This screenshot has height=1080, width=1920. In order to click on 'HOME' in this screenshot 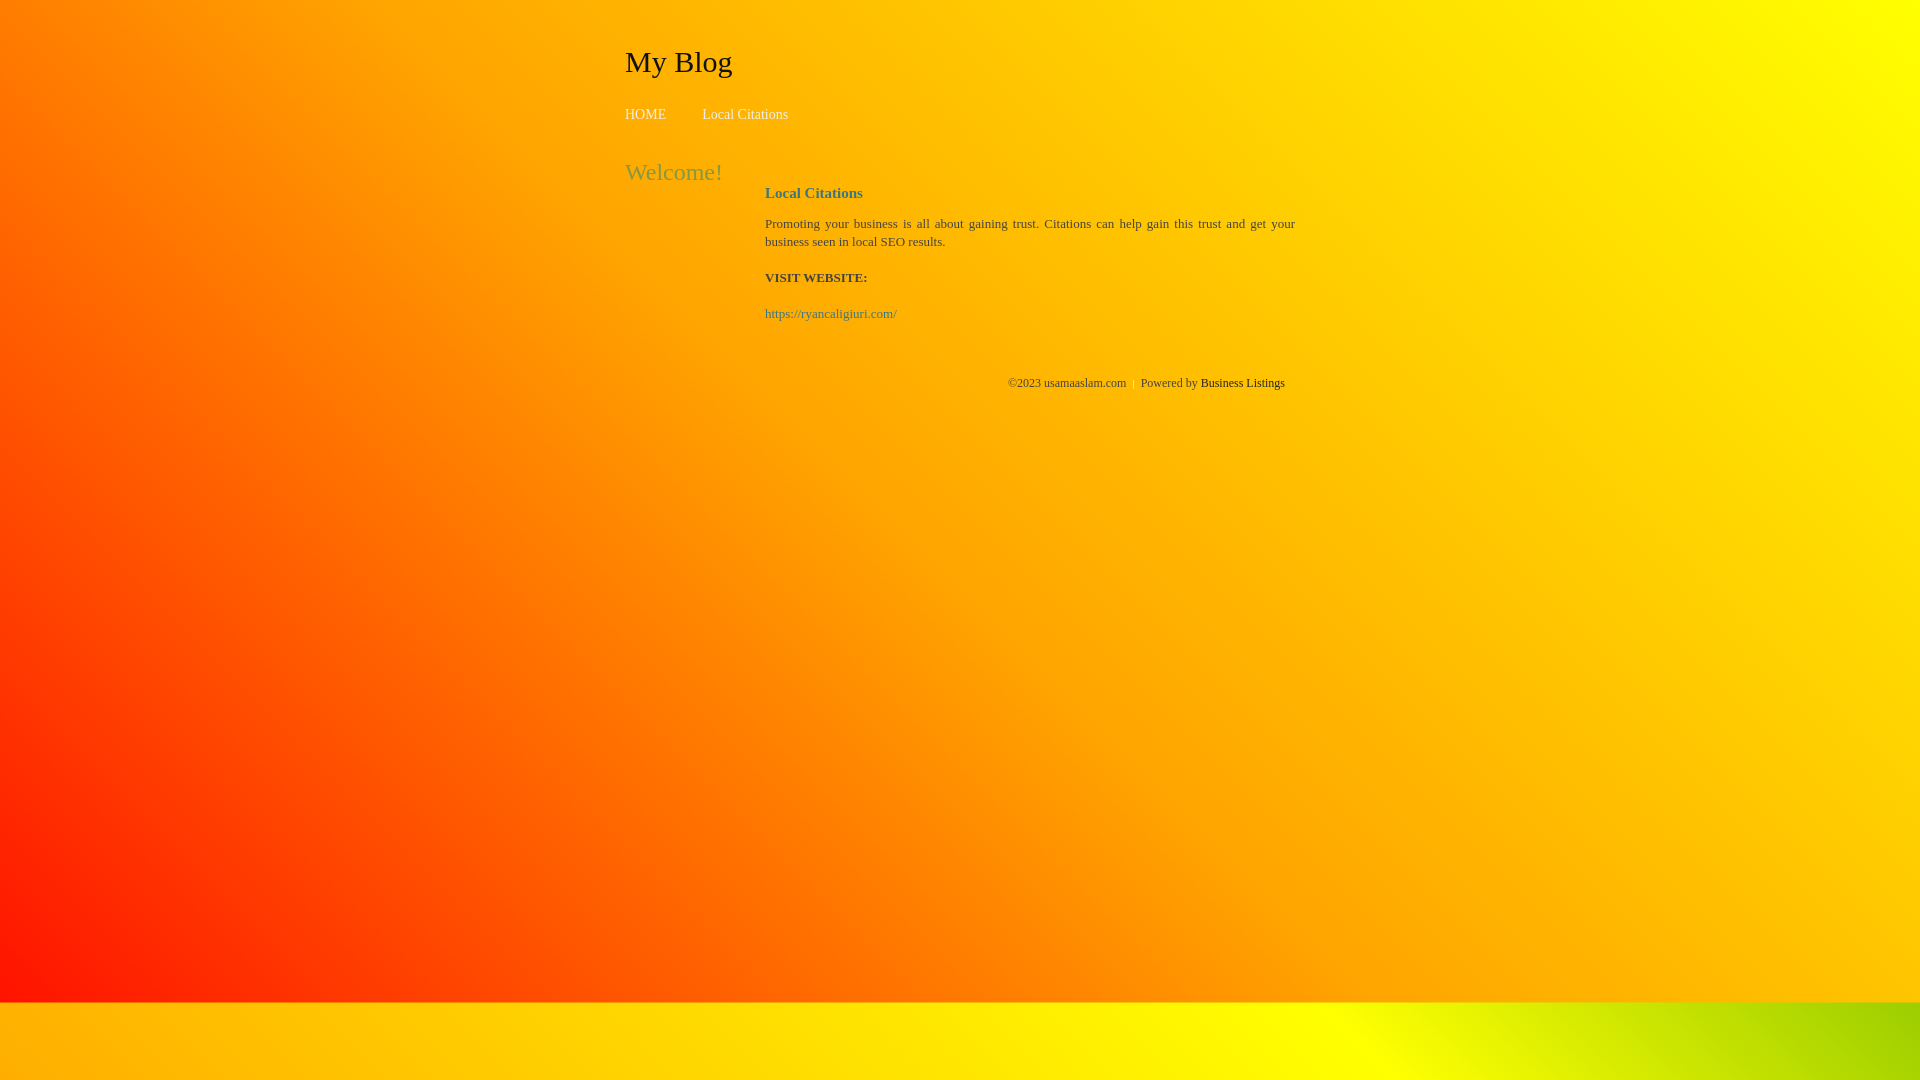, I will do `click(645, 114)`.